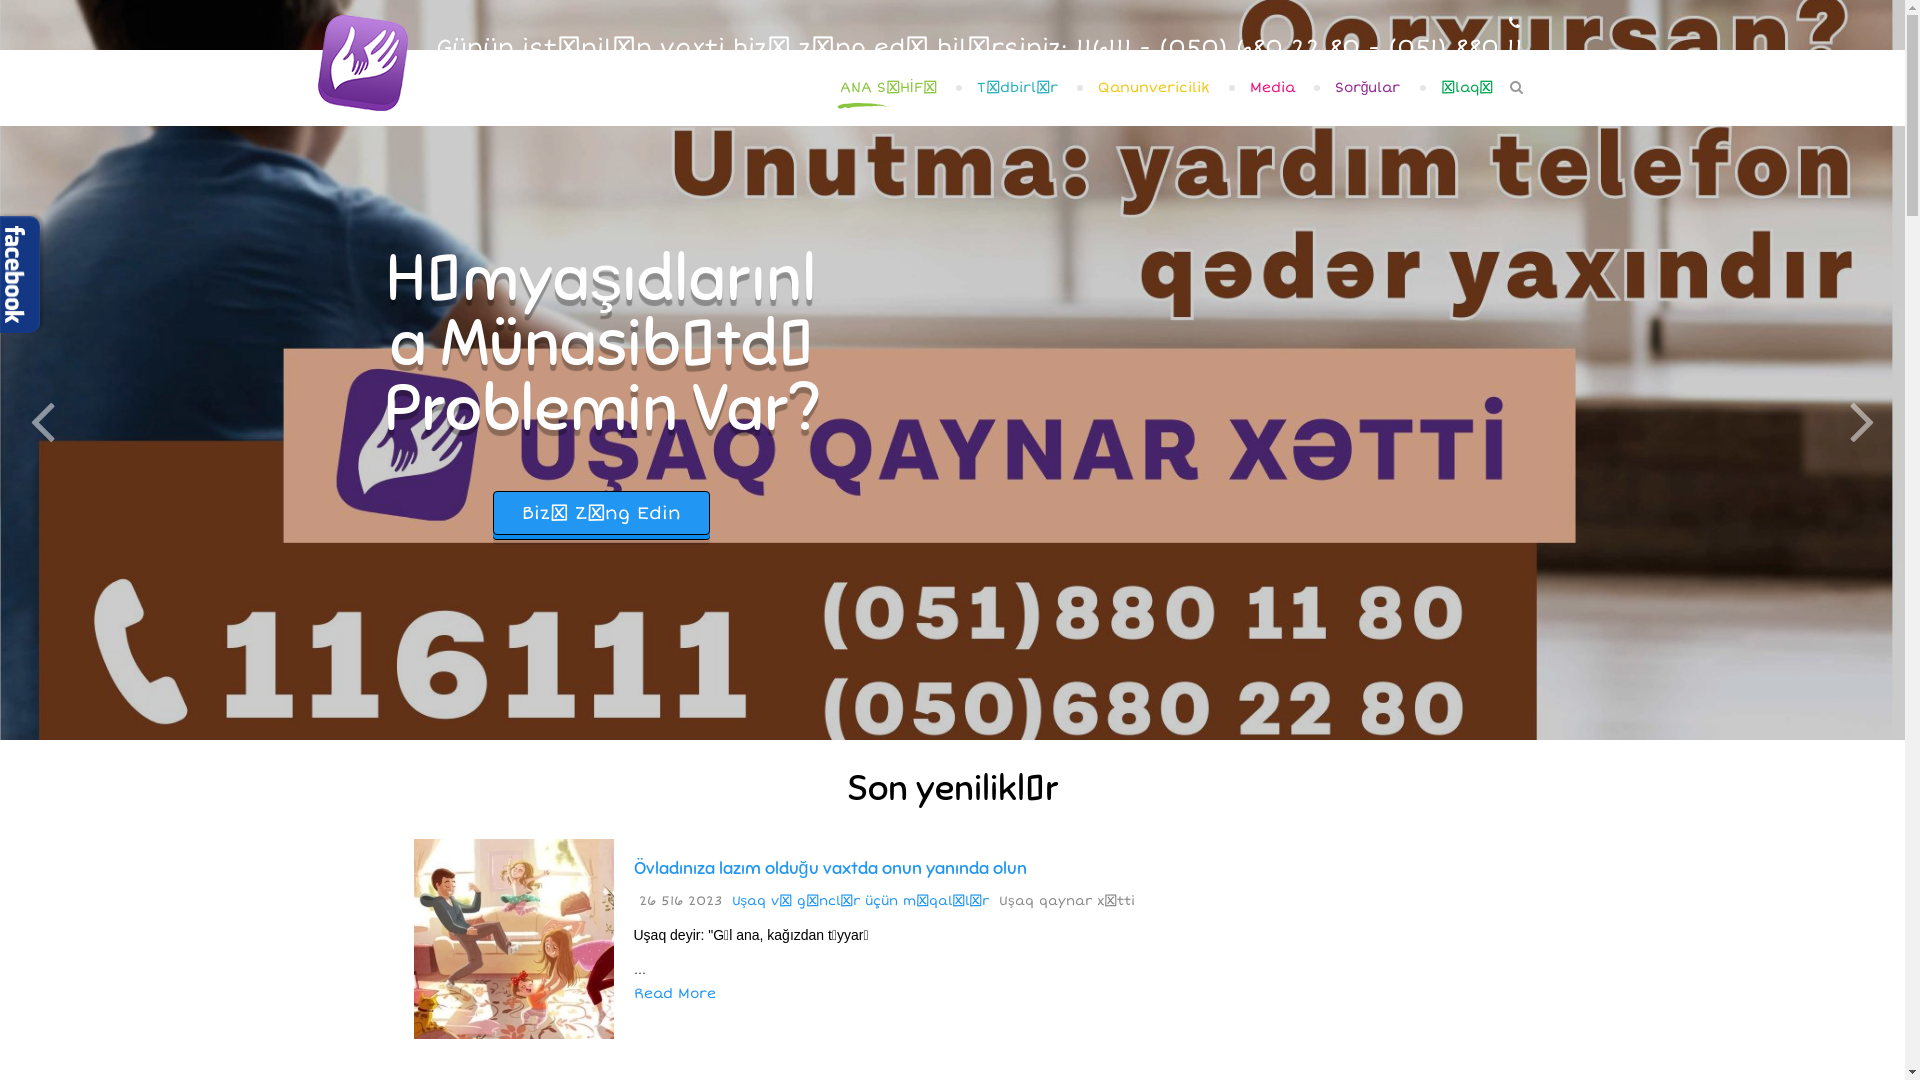 The height and width of the screenshot is (1080, 1920). I want to click on 'Read More', so click(675, 993).